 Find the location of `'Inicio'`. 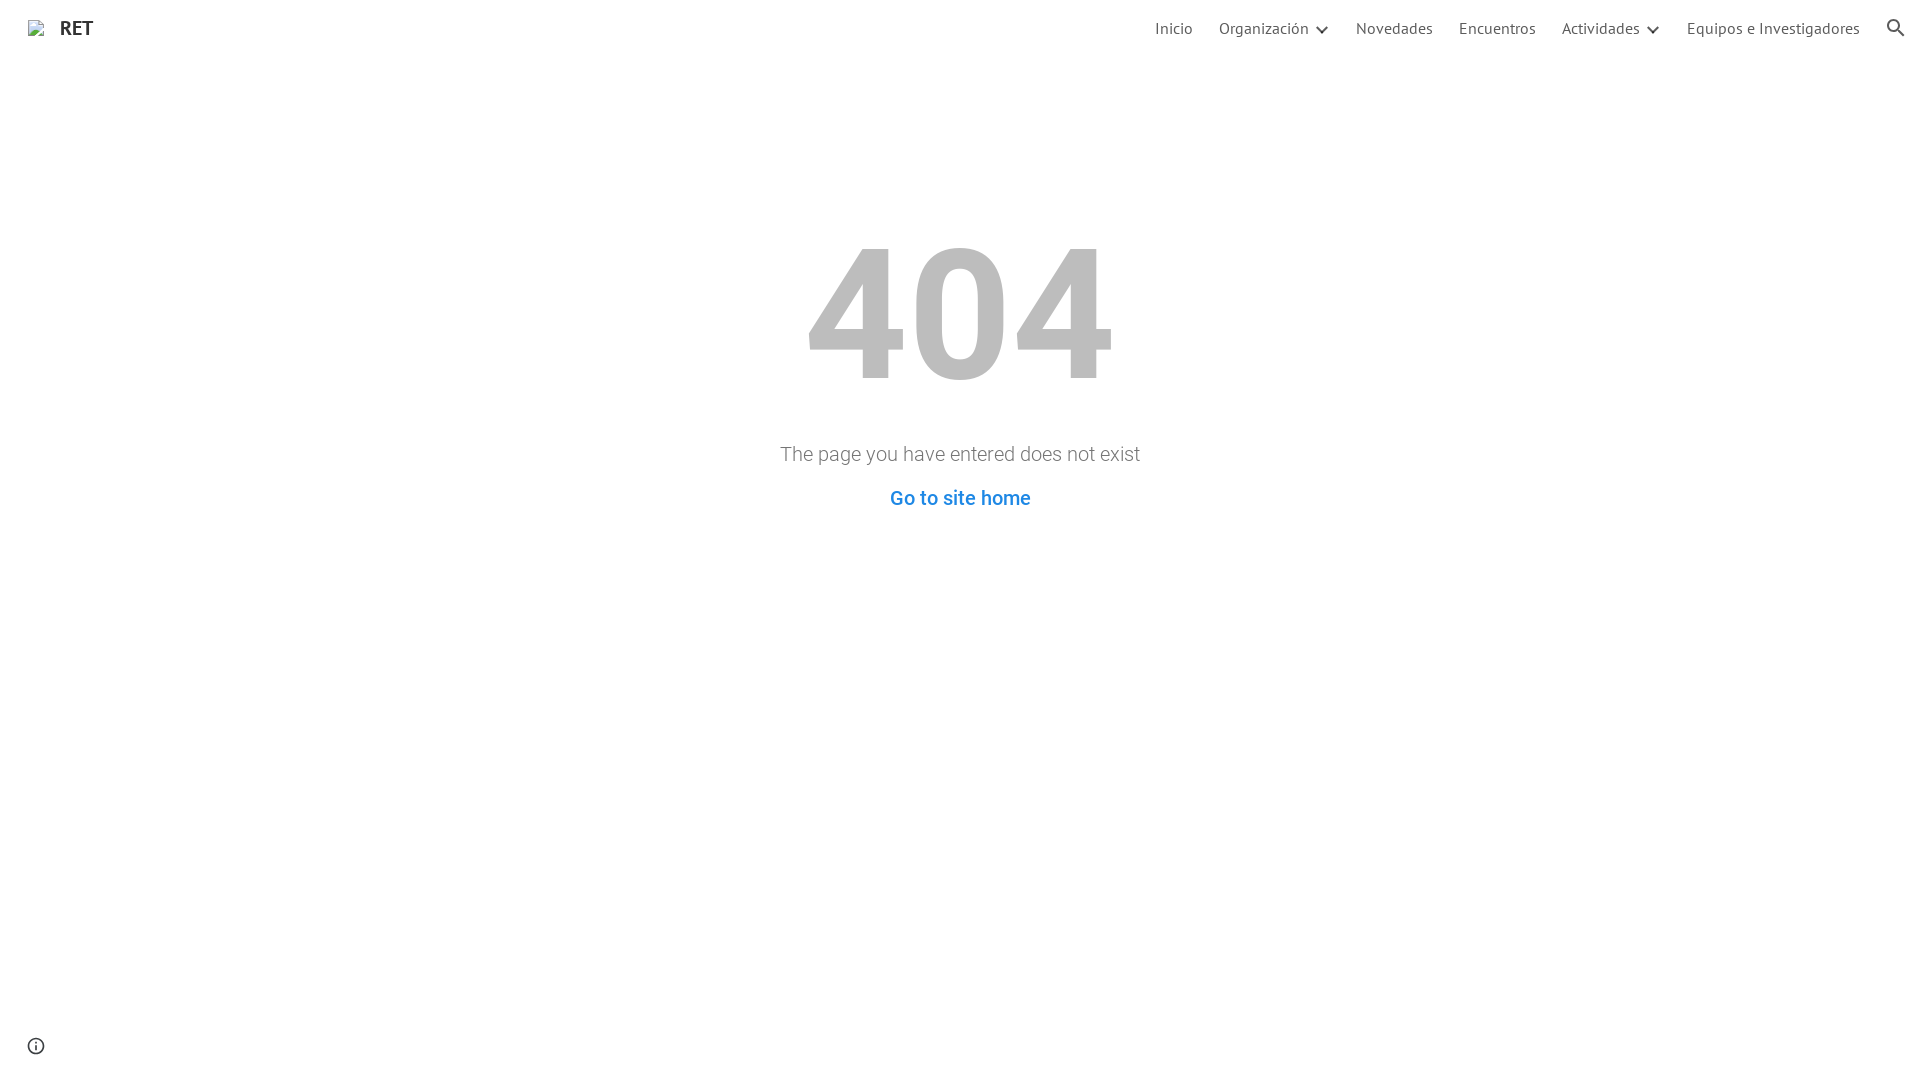

'Inicio' is located at coordinates (1174, 27).